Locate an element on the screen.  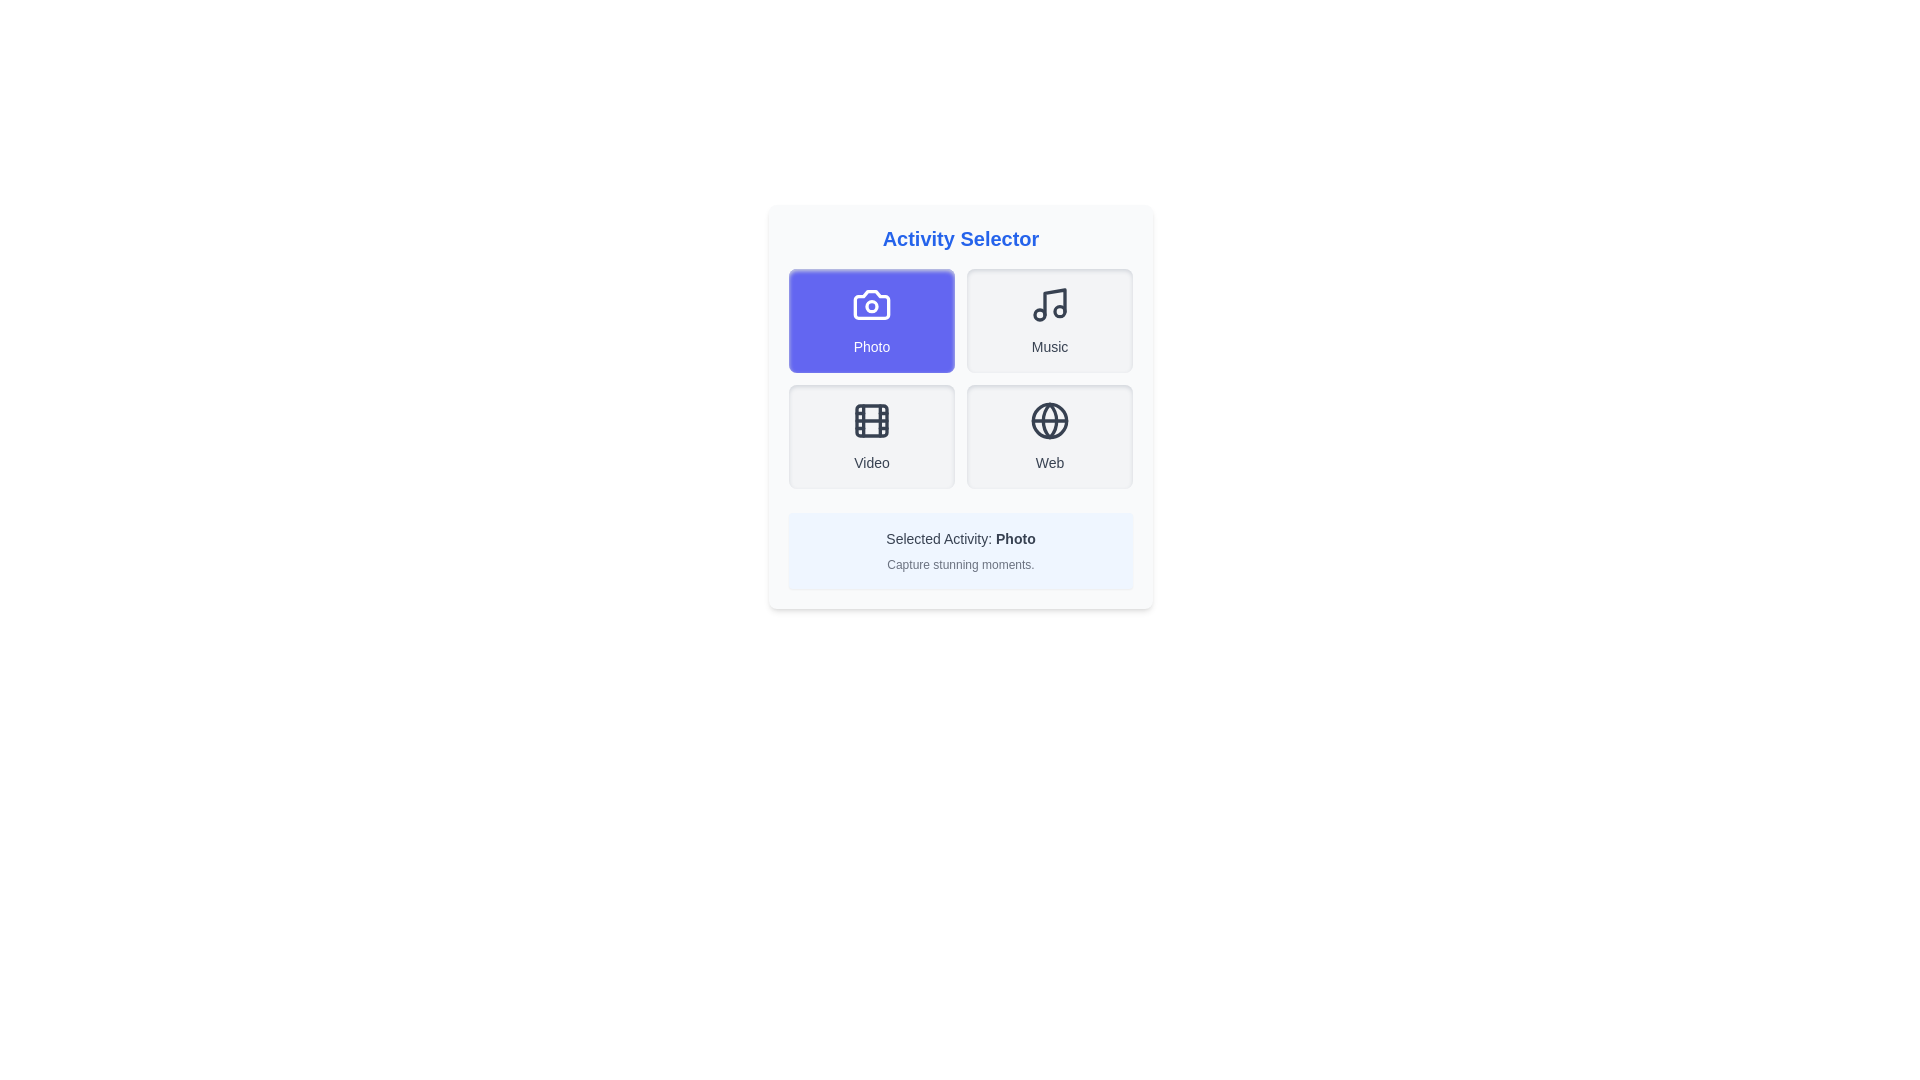
the decorative icon of the camera in the 'Photo' tile located in the upper-left quadrant of the grid is located at coordinates (872, 304).